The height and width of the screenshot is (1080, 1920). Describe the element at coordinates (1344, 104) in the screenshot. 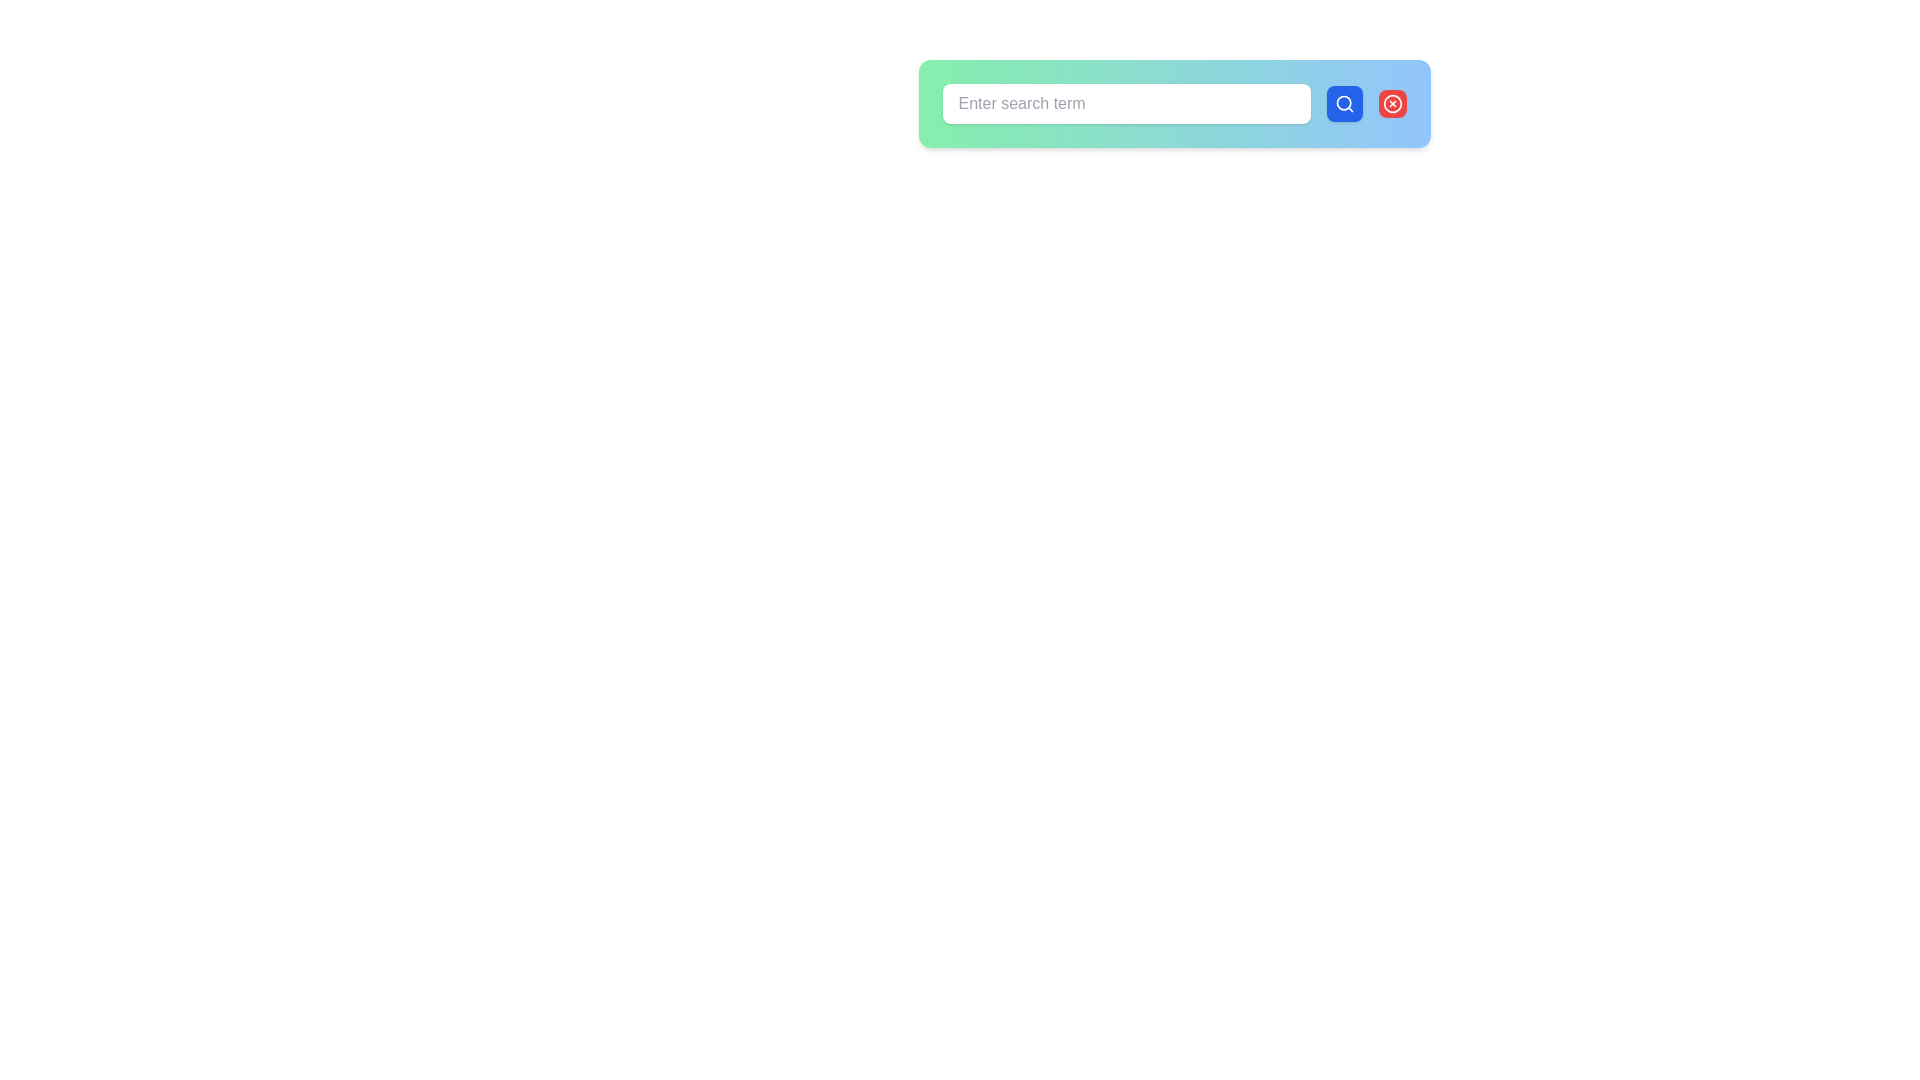

I see `the search button located between the input field on the far left and the red button on the right to initiate a search operation` at that location.